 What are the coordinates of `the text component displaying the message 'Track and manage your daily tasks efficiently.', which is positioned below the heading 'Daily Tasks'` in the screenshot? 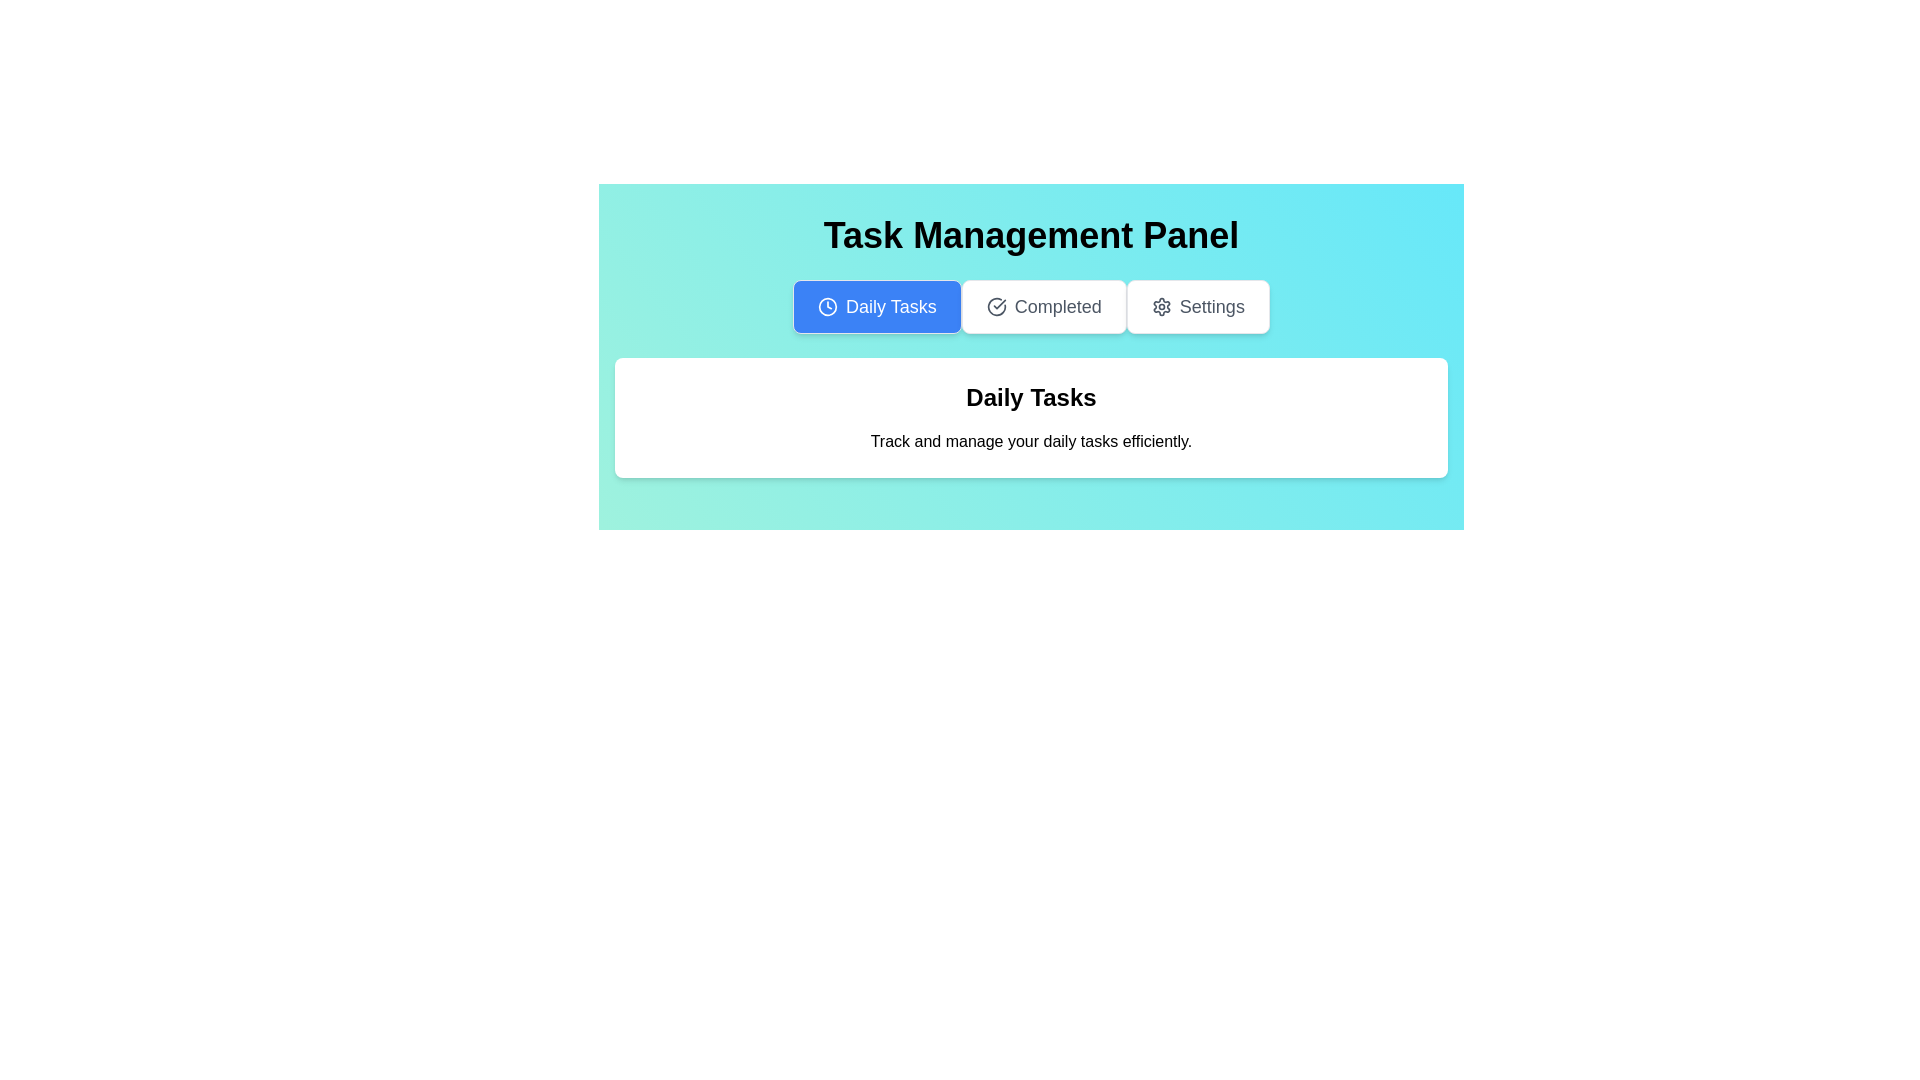 It's located at (1031, 441).